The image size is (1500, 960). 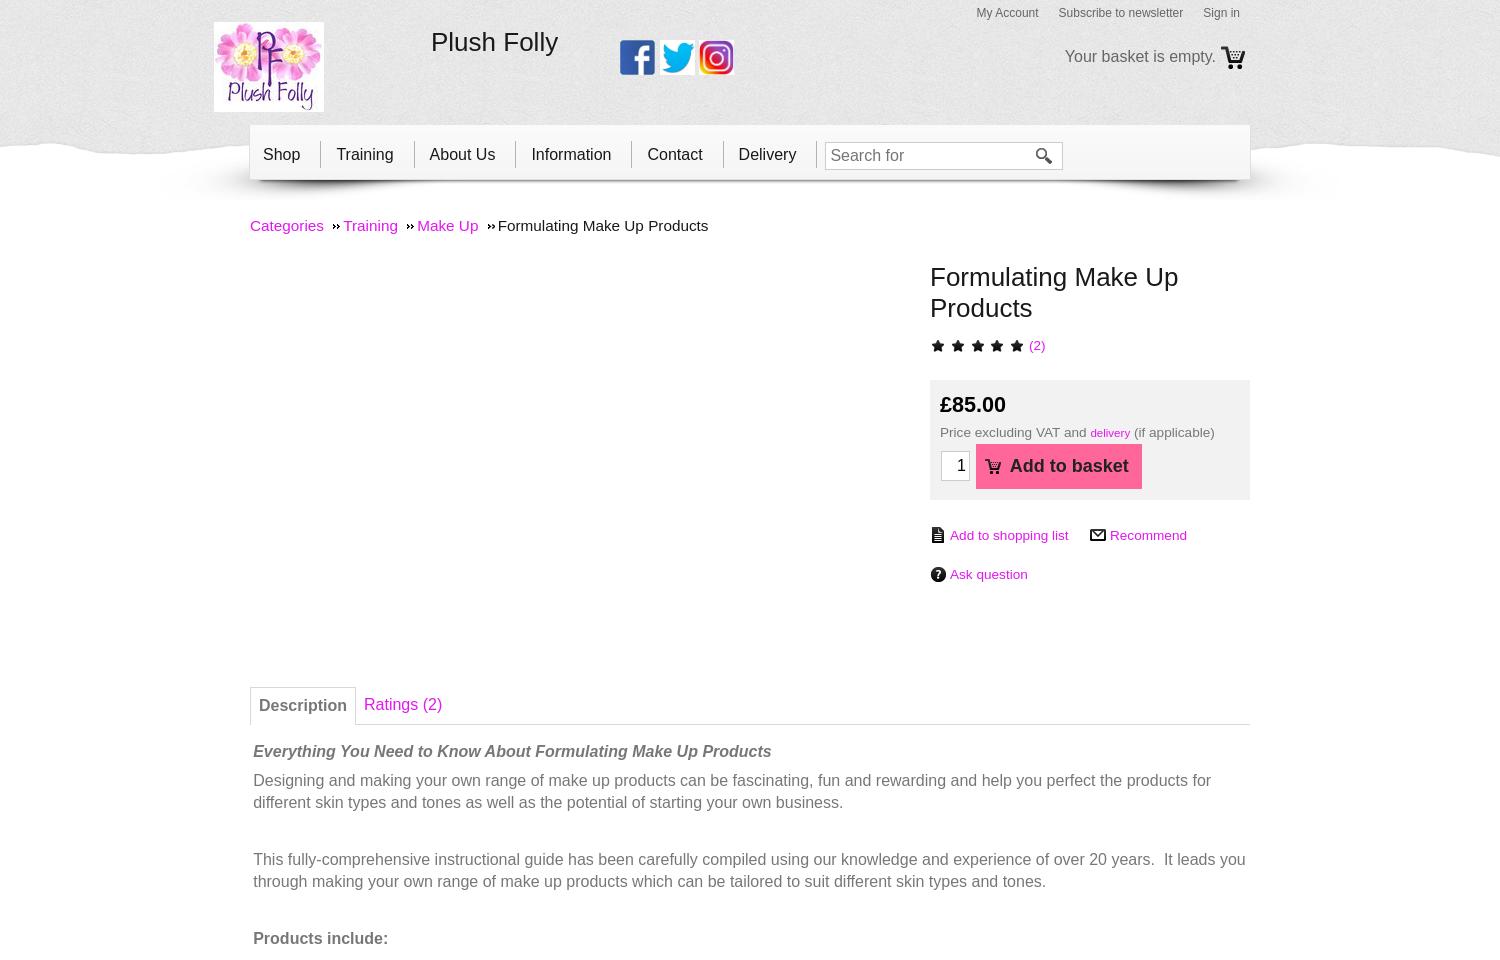 I want to click on 'Price excluding VAT and', so click(x=1015, y=431).